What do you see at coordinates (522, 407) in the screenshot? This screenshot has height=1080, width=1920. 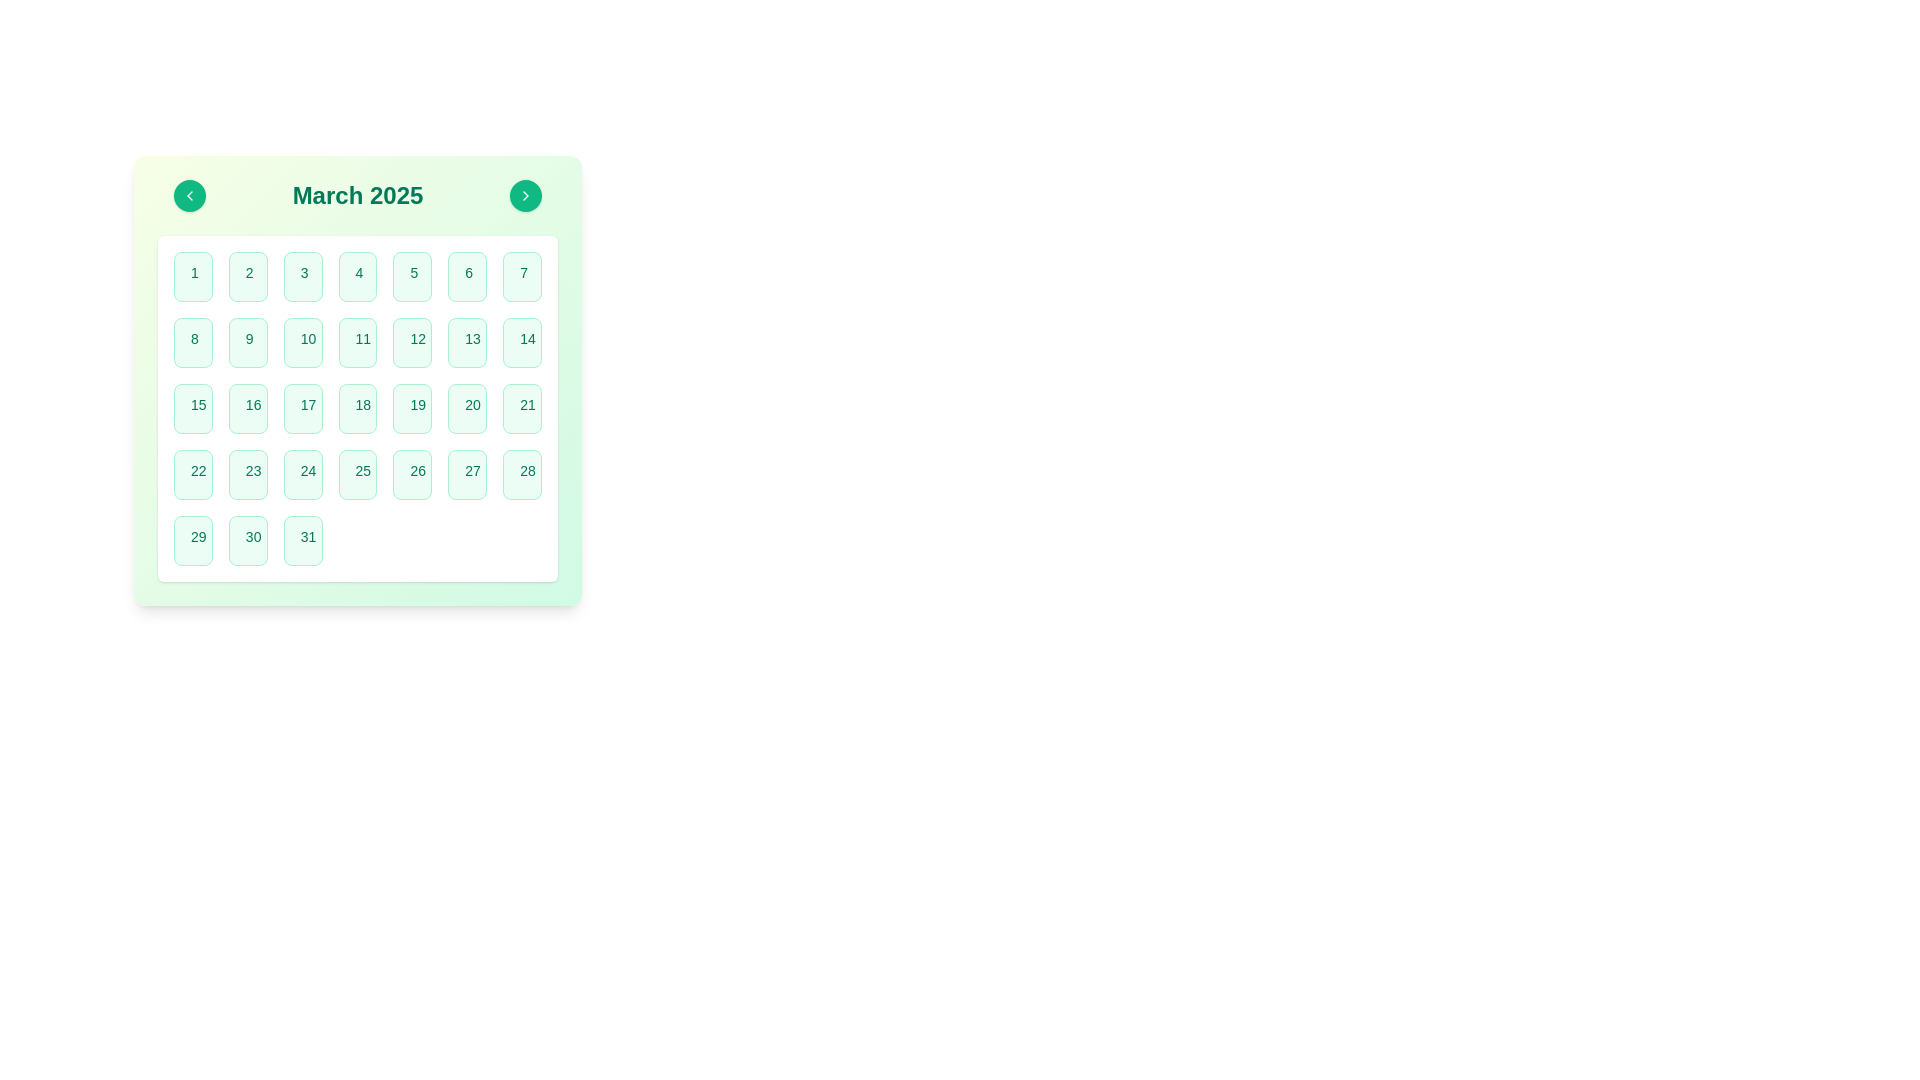 I see `the Calendar Day Cell representing the 21st of the month in the calendar grid layout` at bounding box center [522, 407].